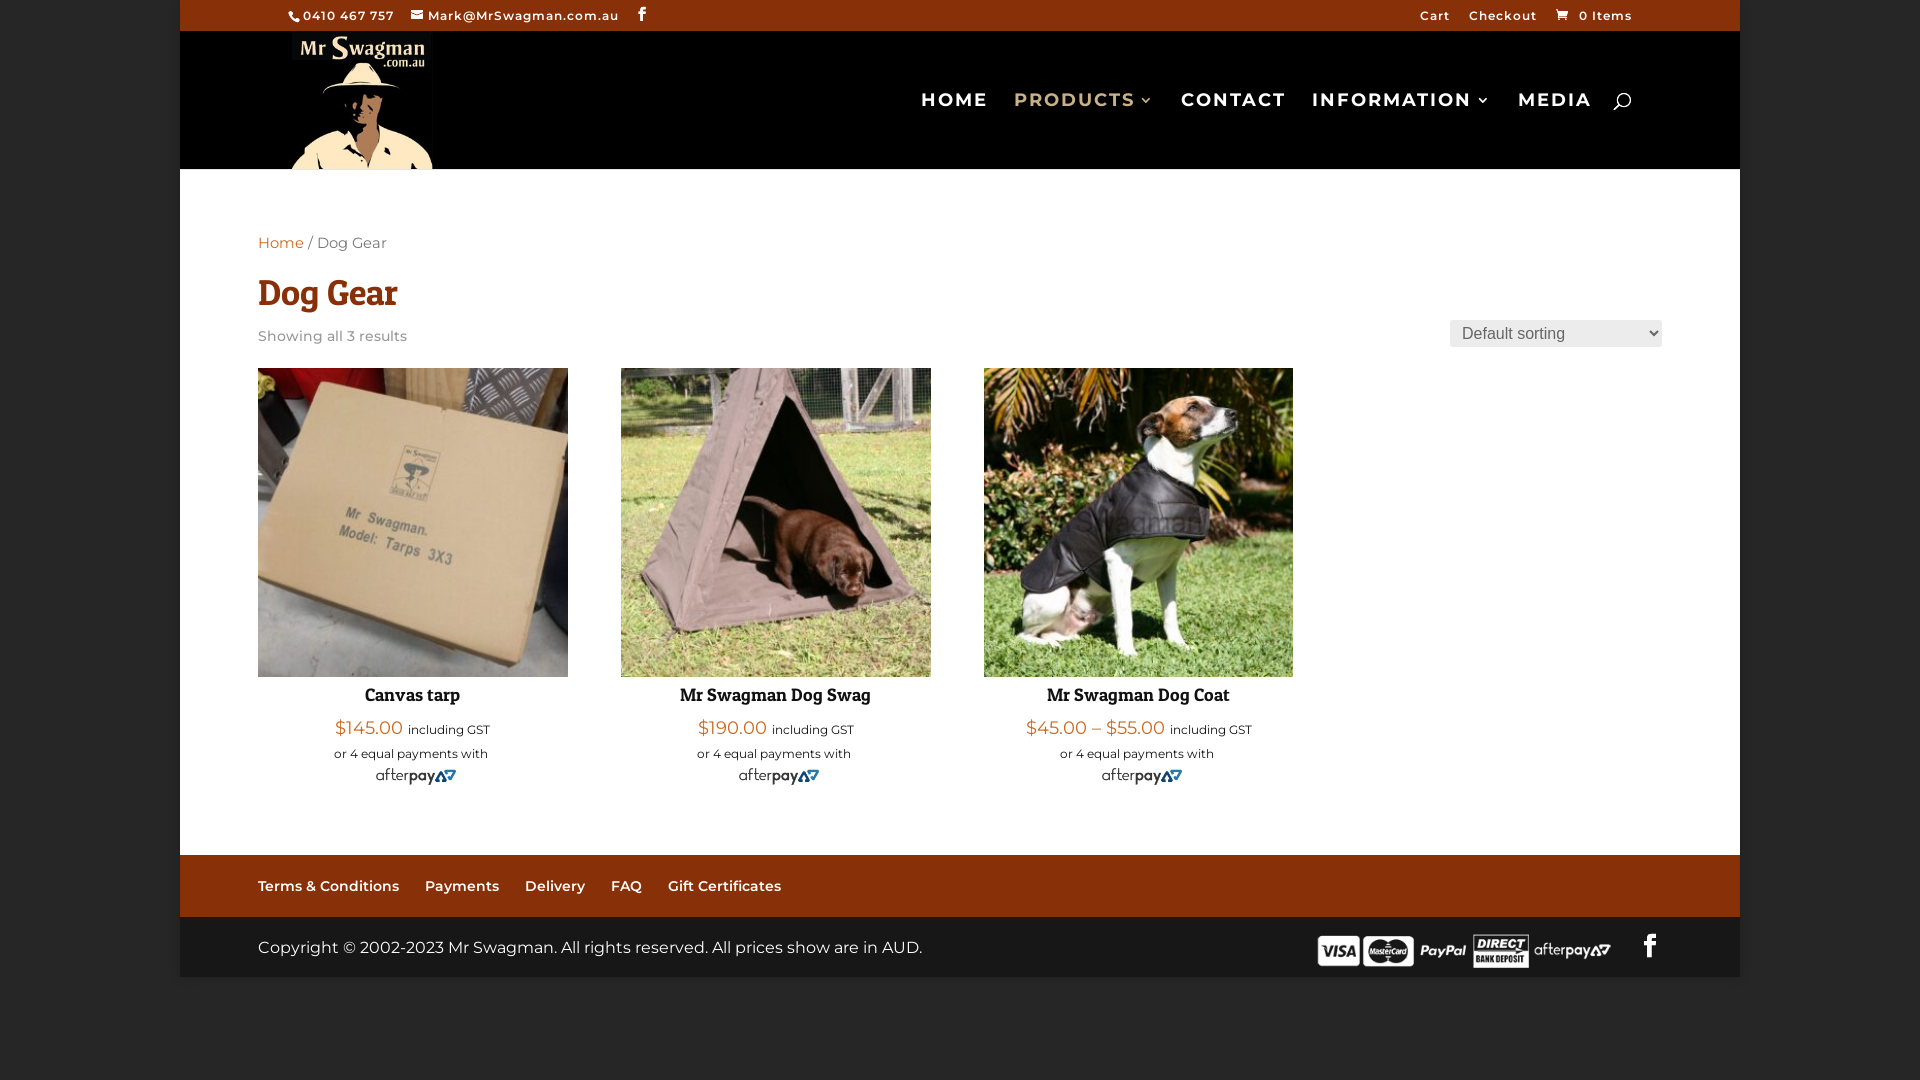 Image resolution: width=1920 pixels, height=1080 pixels. What do you see at coordinates (723, 885) in the screenshot?
I see `'Gift Certificates'` at bounding box center [723, 885].